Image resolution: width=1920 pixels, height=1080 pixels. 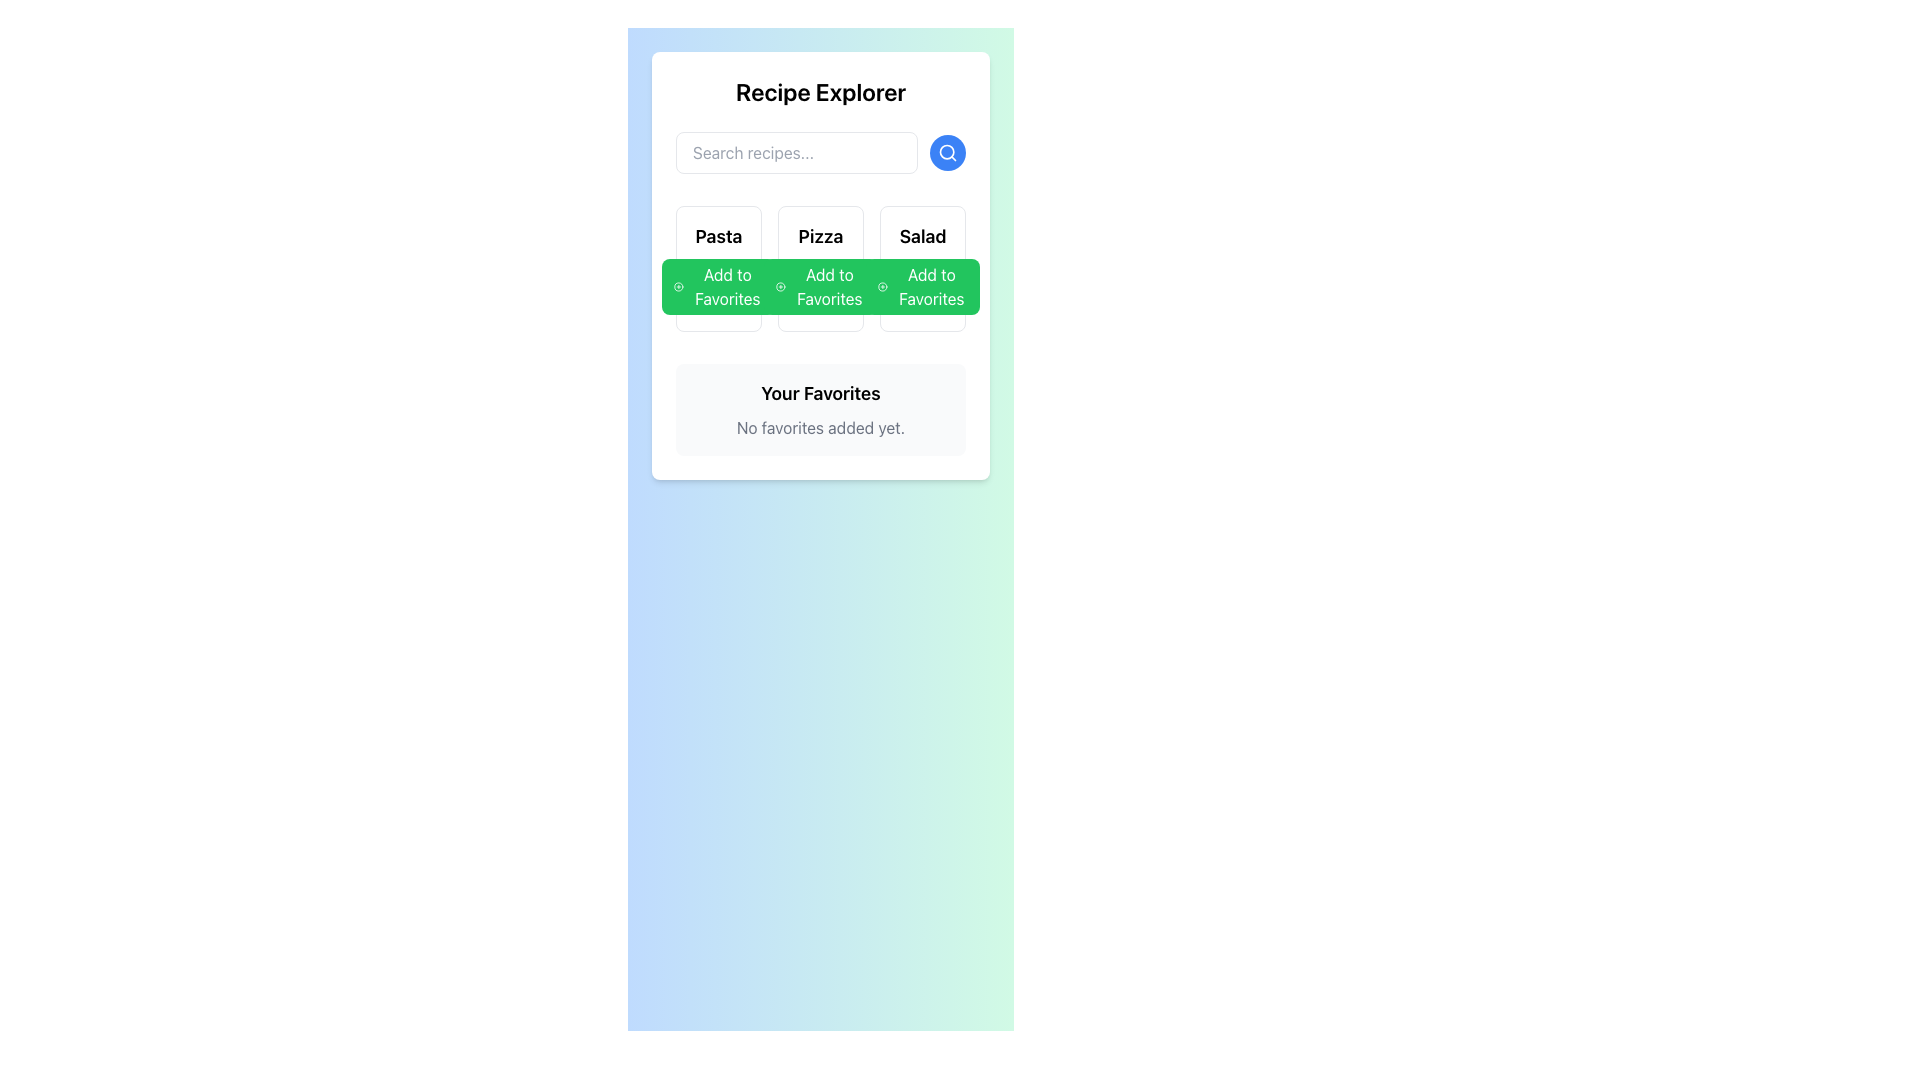 I want to click on the green button labeled 'Add to Favorites' located below the 'Pasta' title, so click(x=719, y=286).